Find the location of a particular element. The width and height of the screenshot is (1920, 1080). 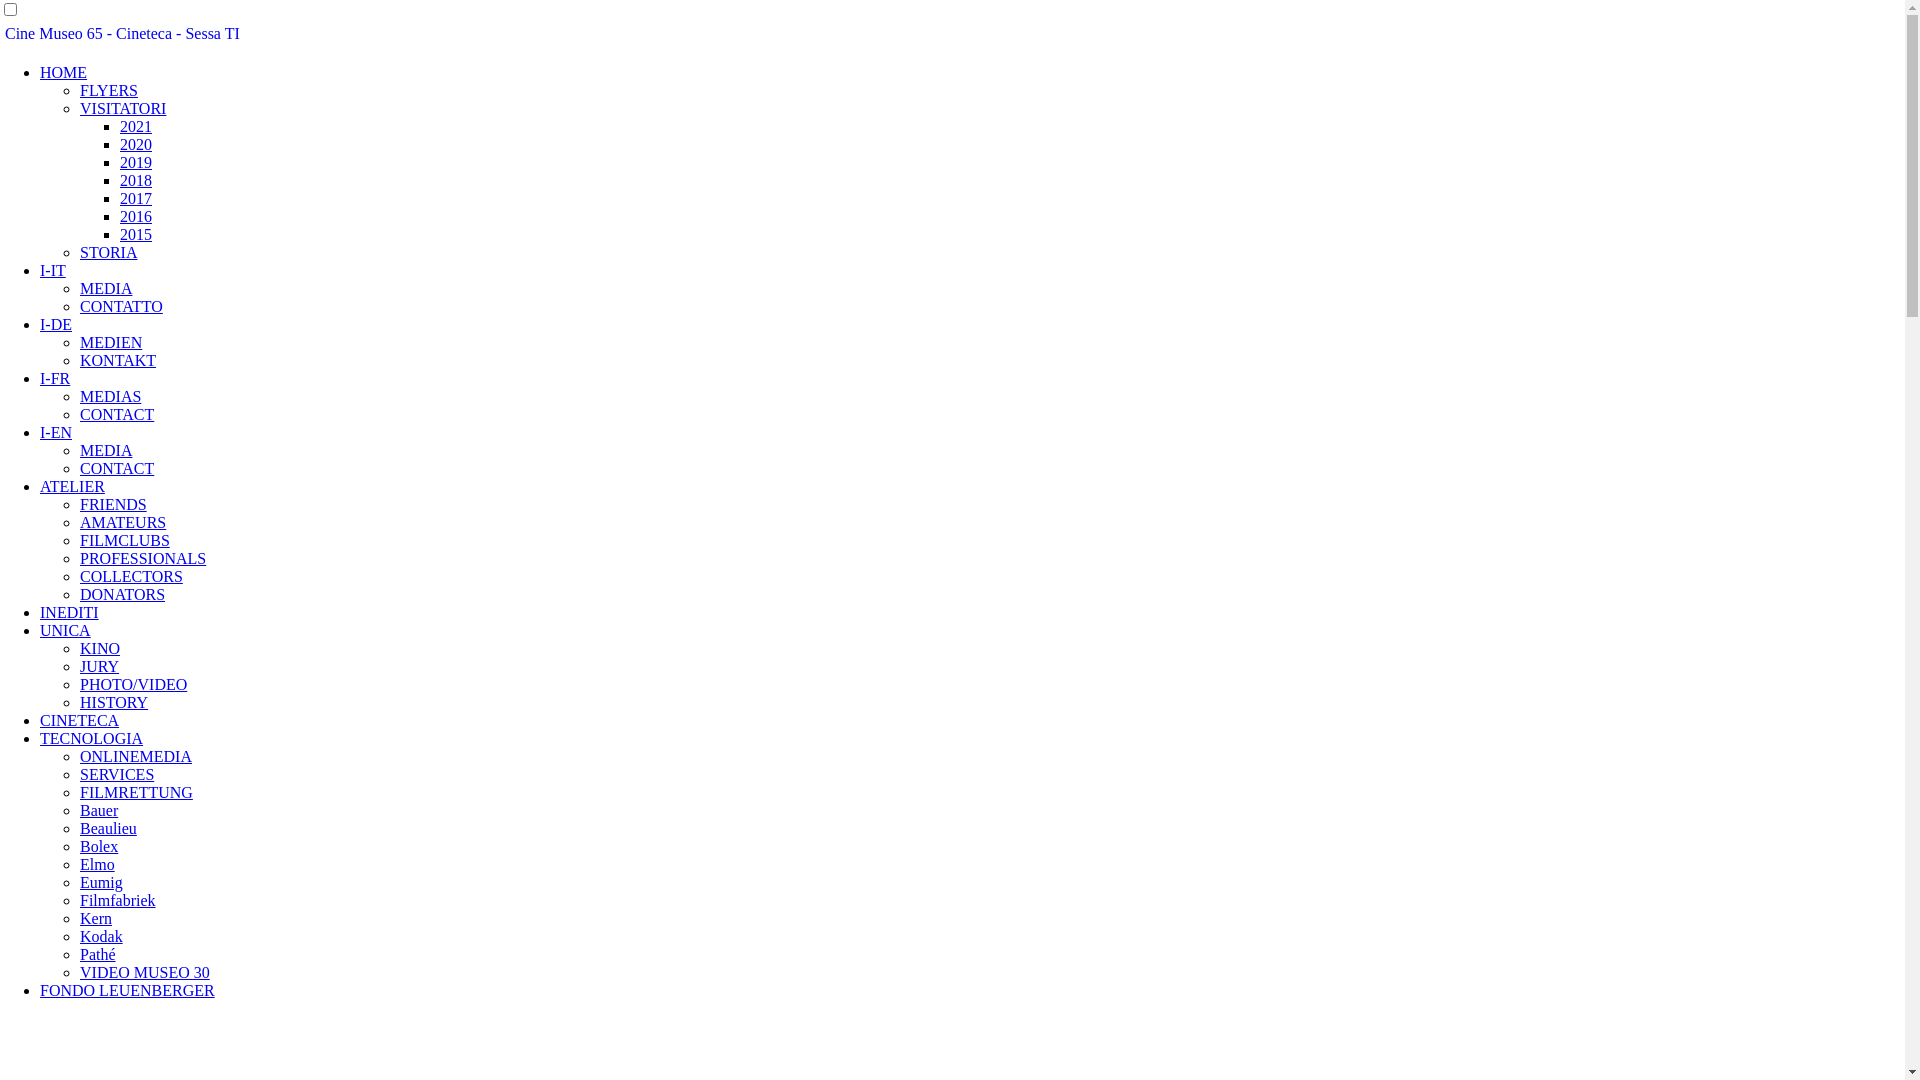

'Eumig' is located at coordinates (100, 881).